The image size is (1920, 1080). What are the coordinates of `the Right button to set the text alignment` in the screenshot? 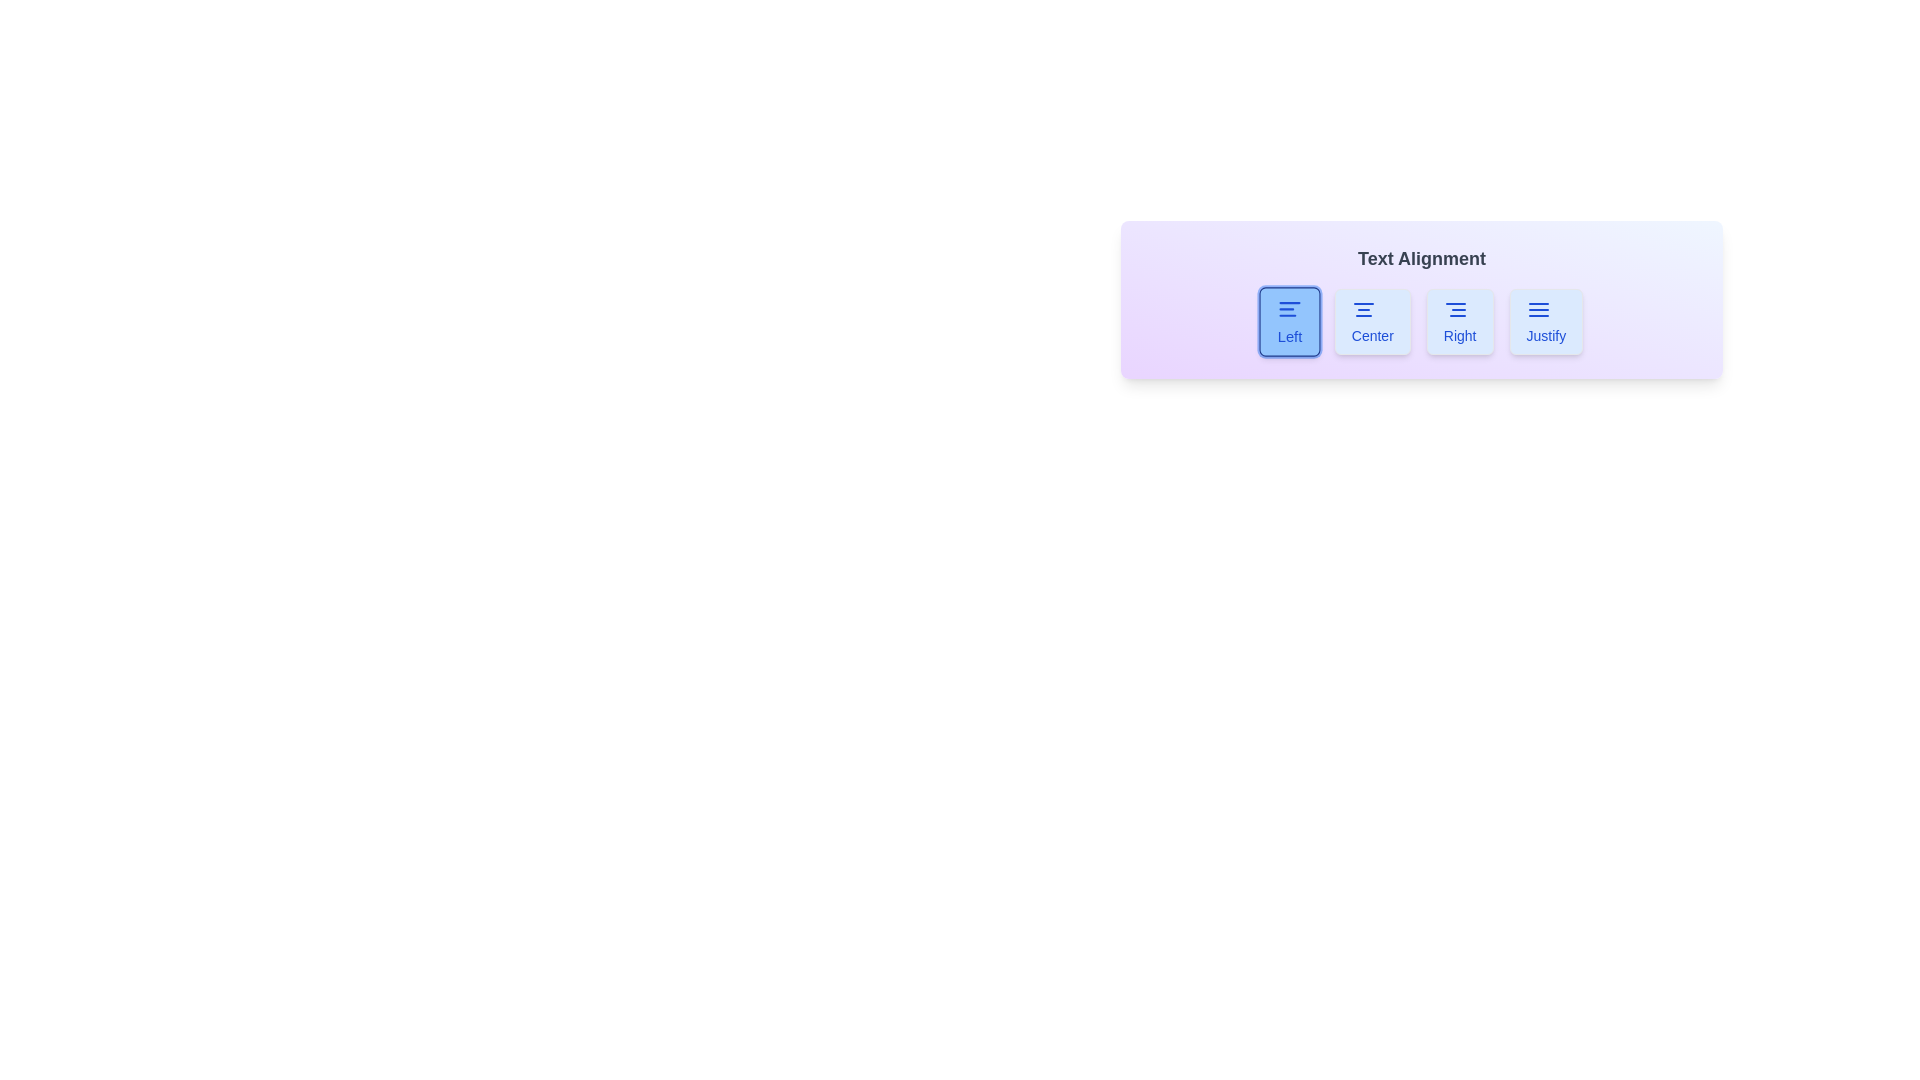 It's located at (1460, 320).